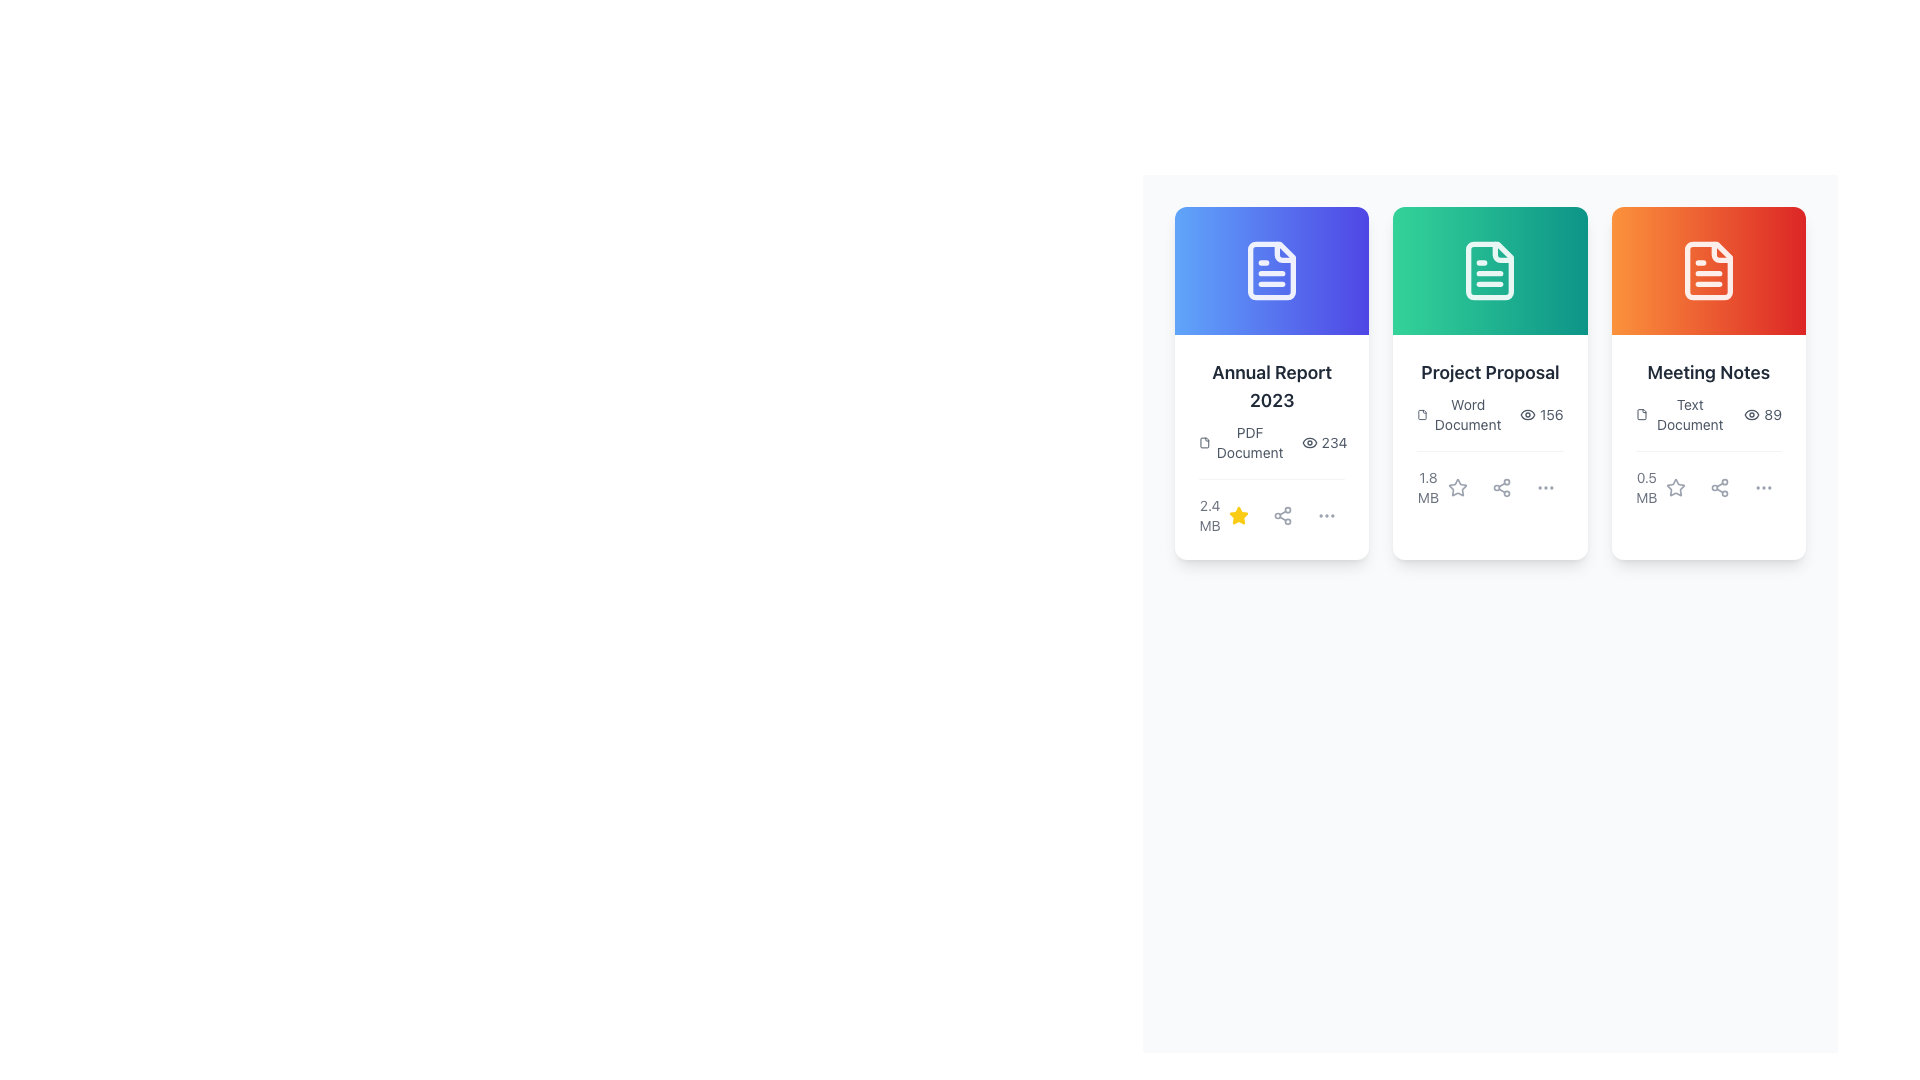 This screenshot has height=1080, width=1920. I want to click on the document icon with a white outline located in the header of the third card, which has an orange gradient background, so click(1707, 270).